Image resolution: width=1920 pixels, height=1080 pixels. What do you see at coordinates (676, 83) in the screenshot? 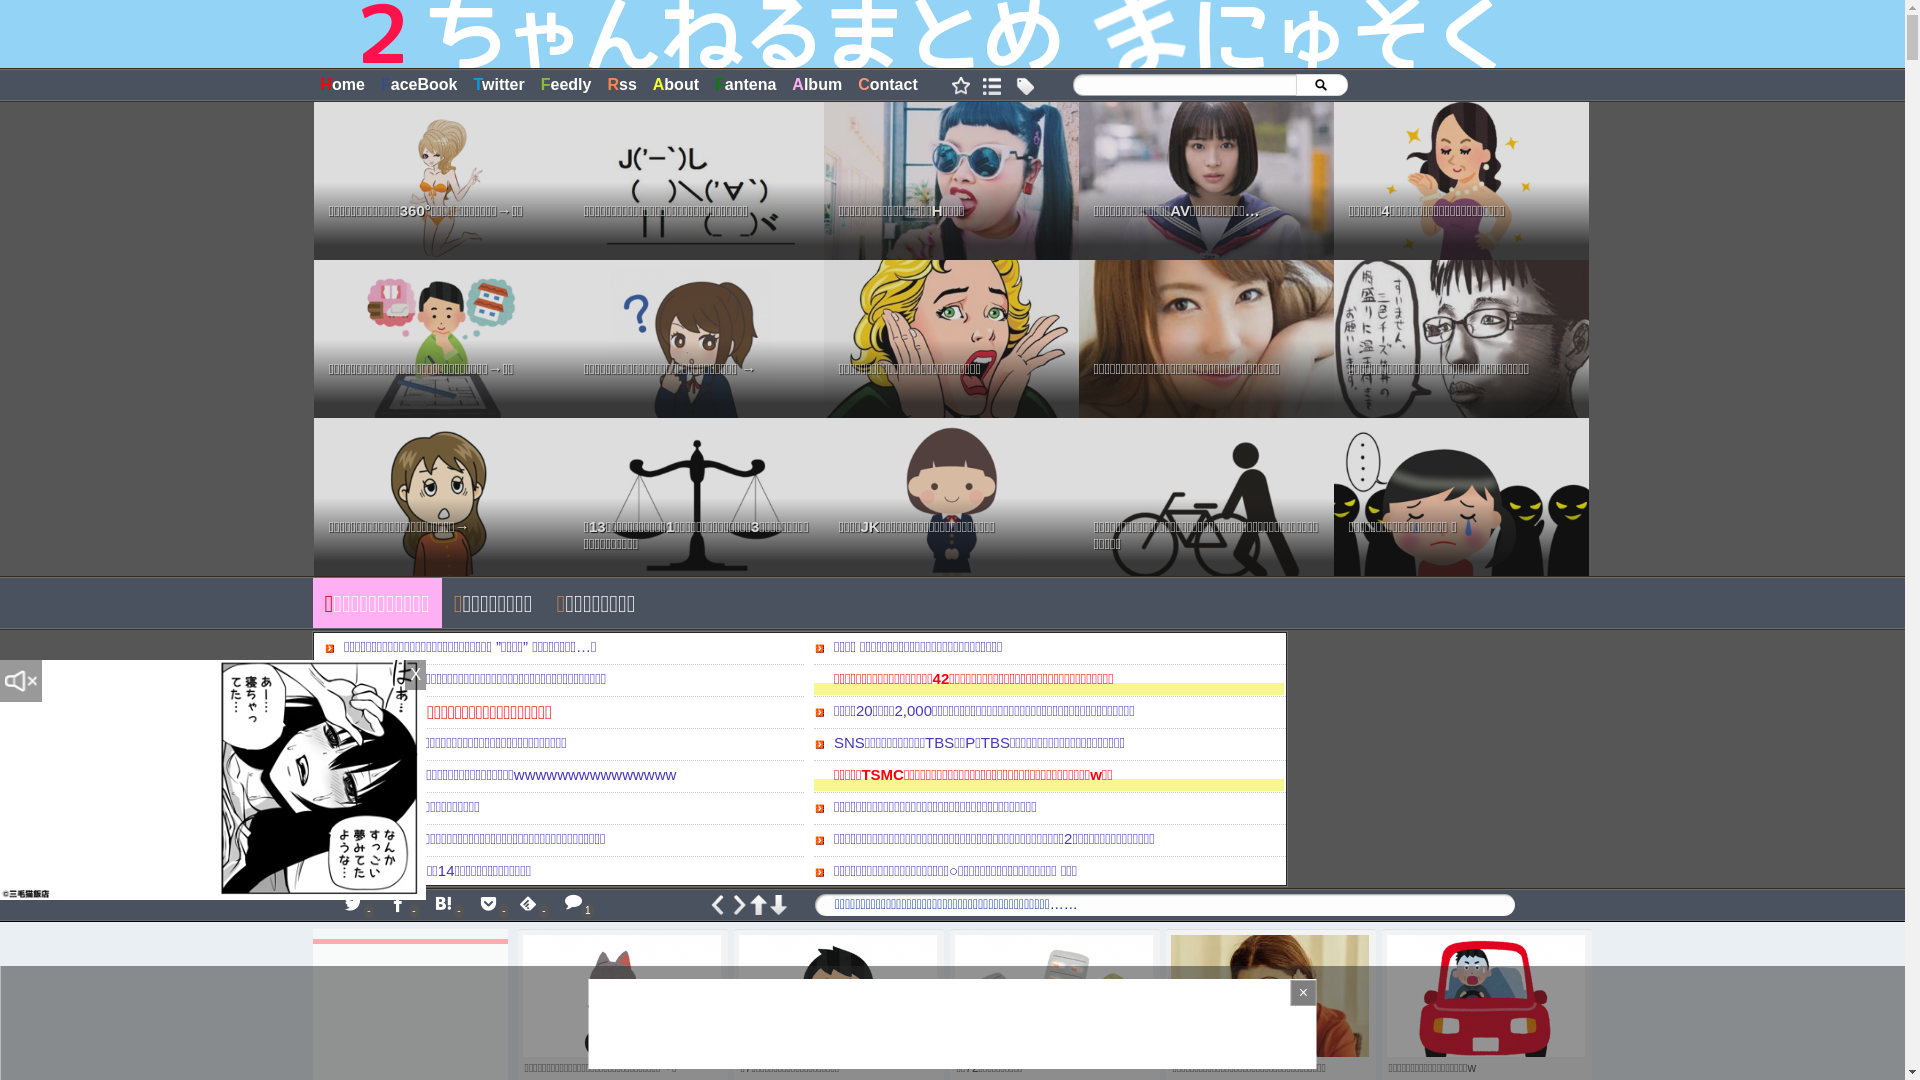
I see `'About'` at bounding box center [676, 83].